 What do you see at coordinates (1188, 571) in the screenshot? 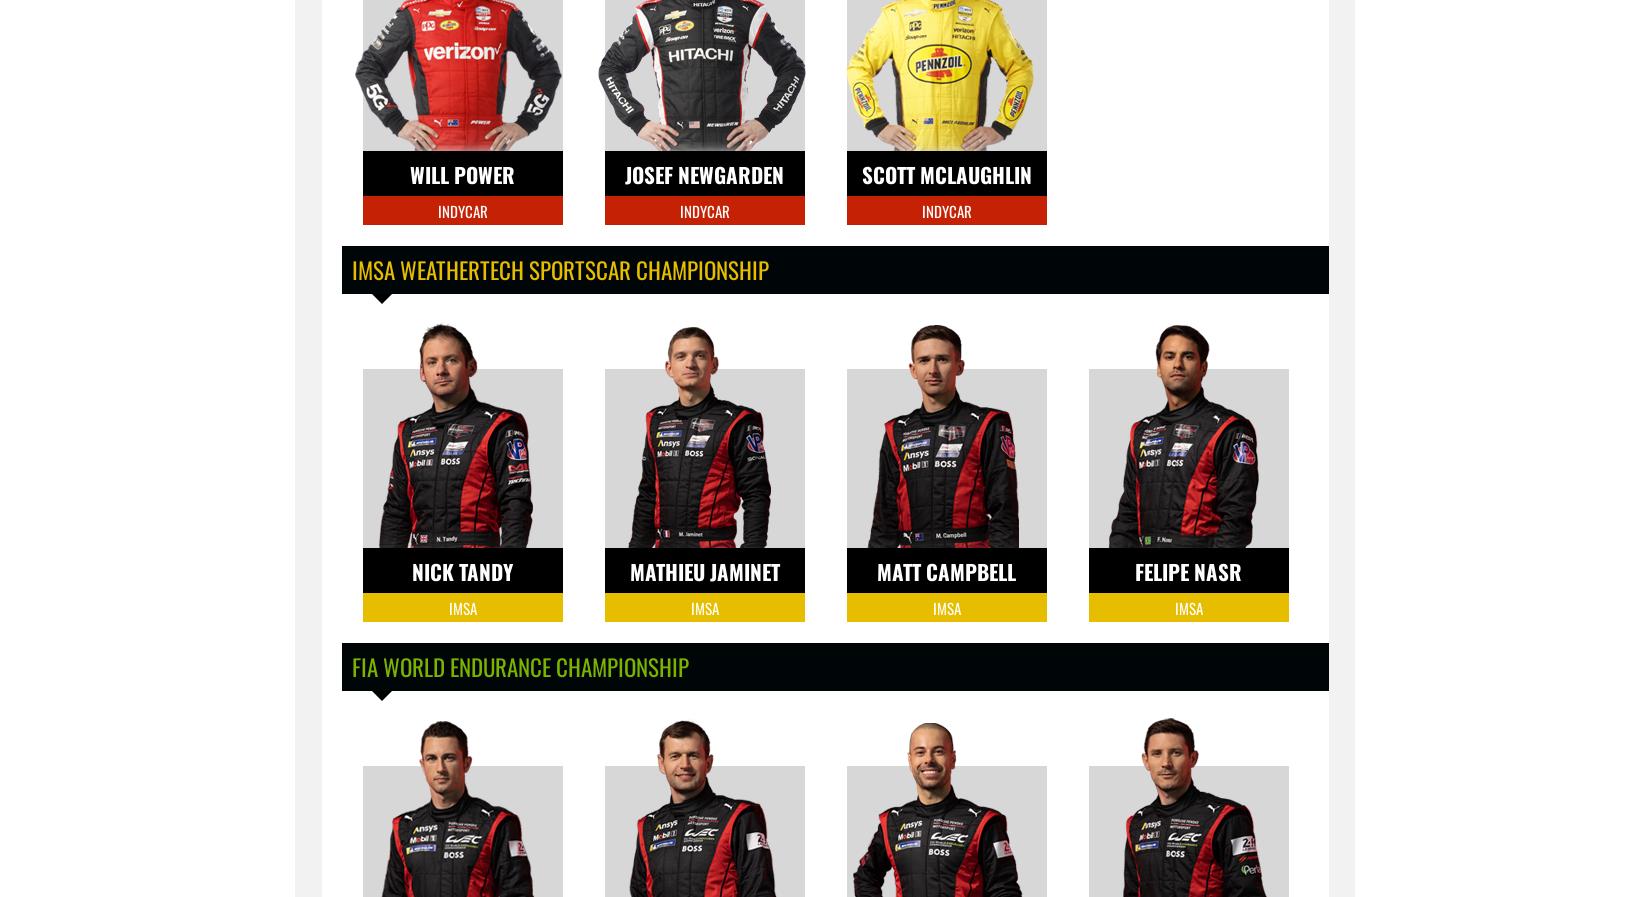
I see `'Felipe Nasr'` at bounding box center [1188, 571].